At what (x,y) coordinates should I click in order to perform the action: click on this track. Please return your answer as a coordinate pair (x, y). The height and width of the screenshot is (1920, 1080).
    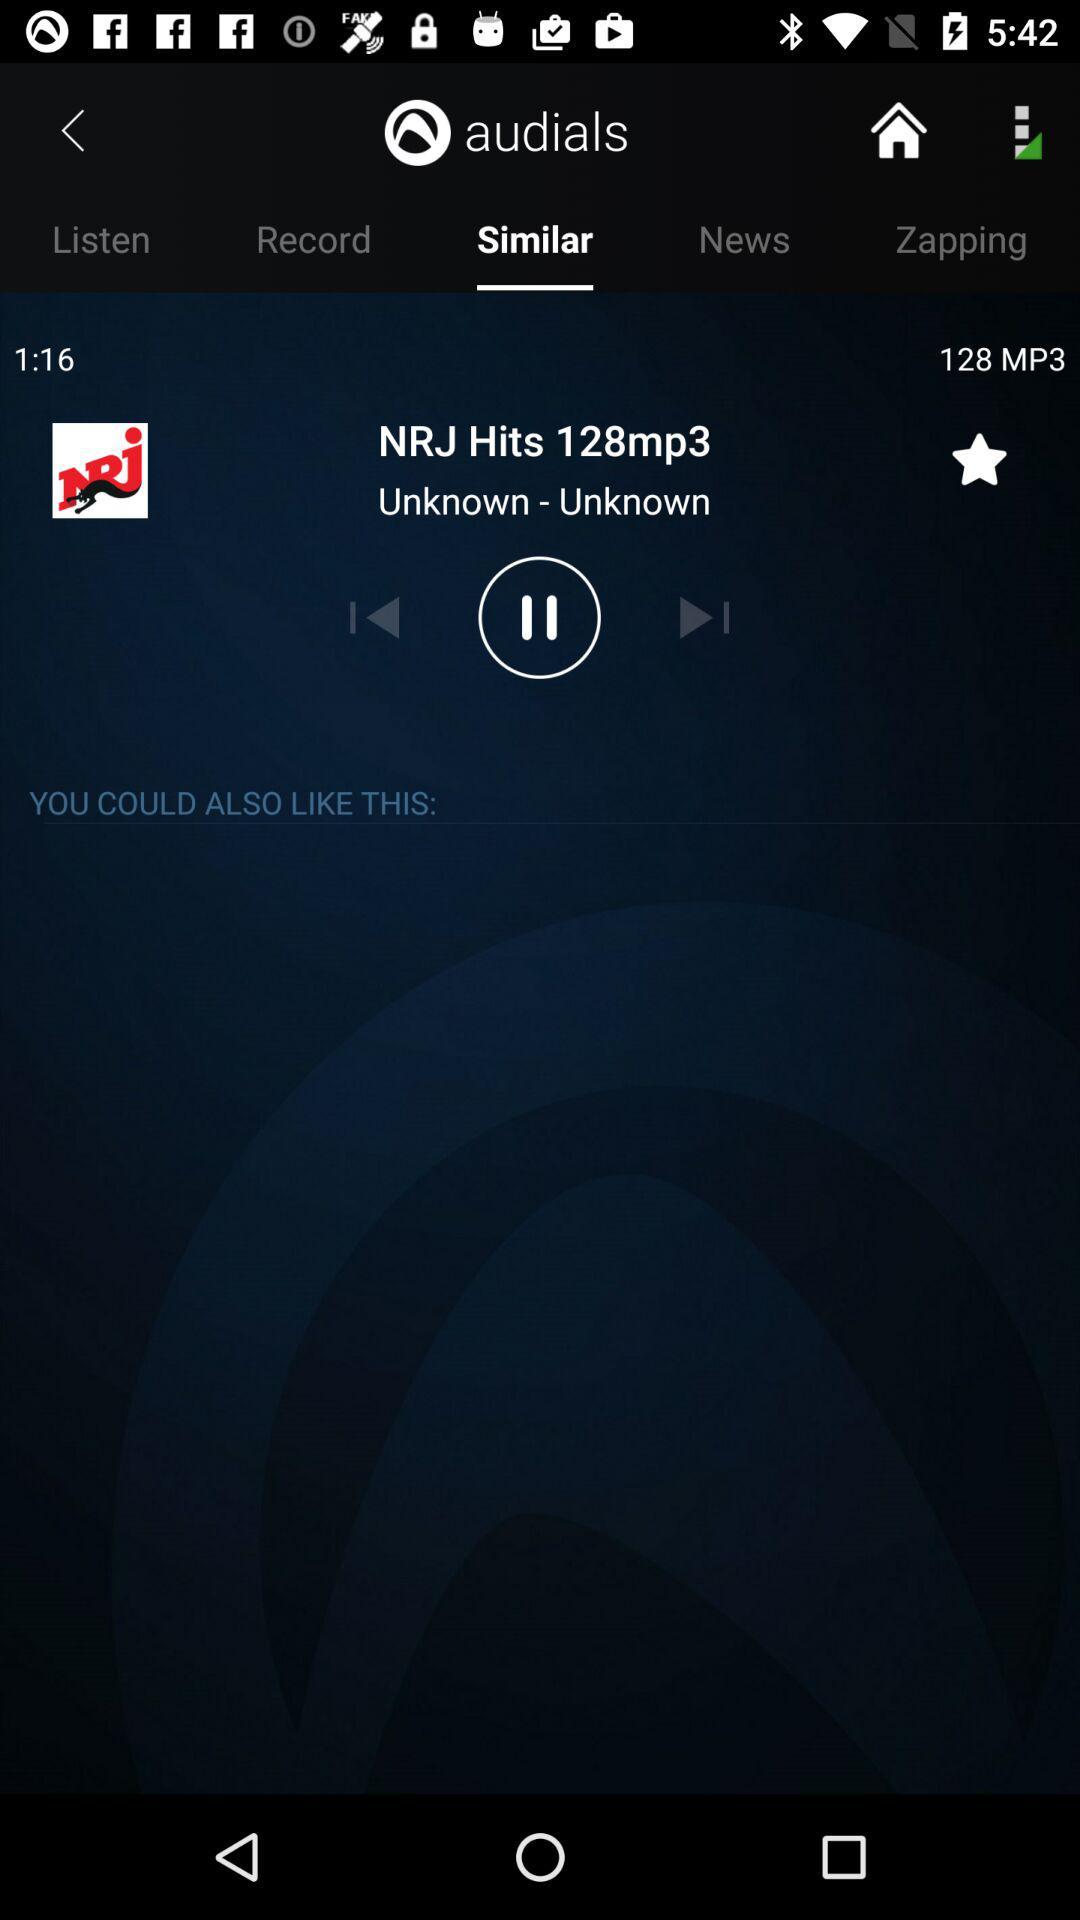
    Looking at the image, I should click on (978, 446).